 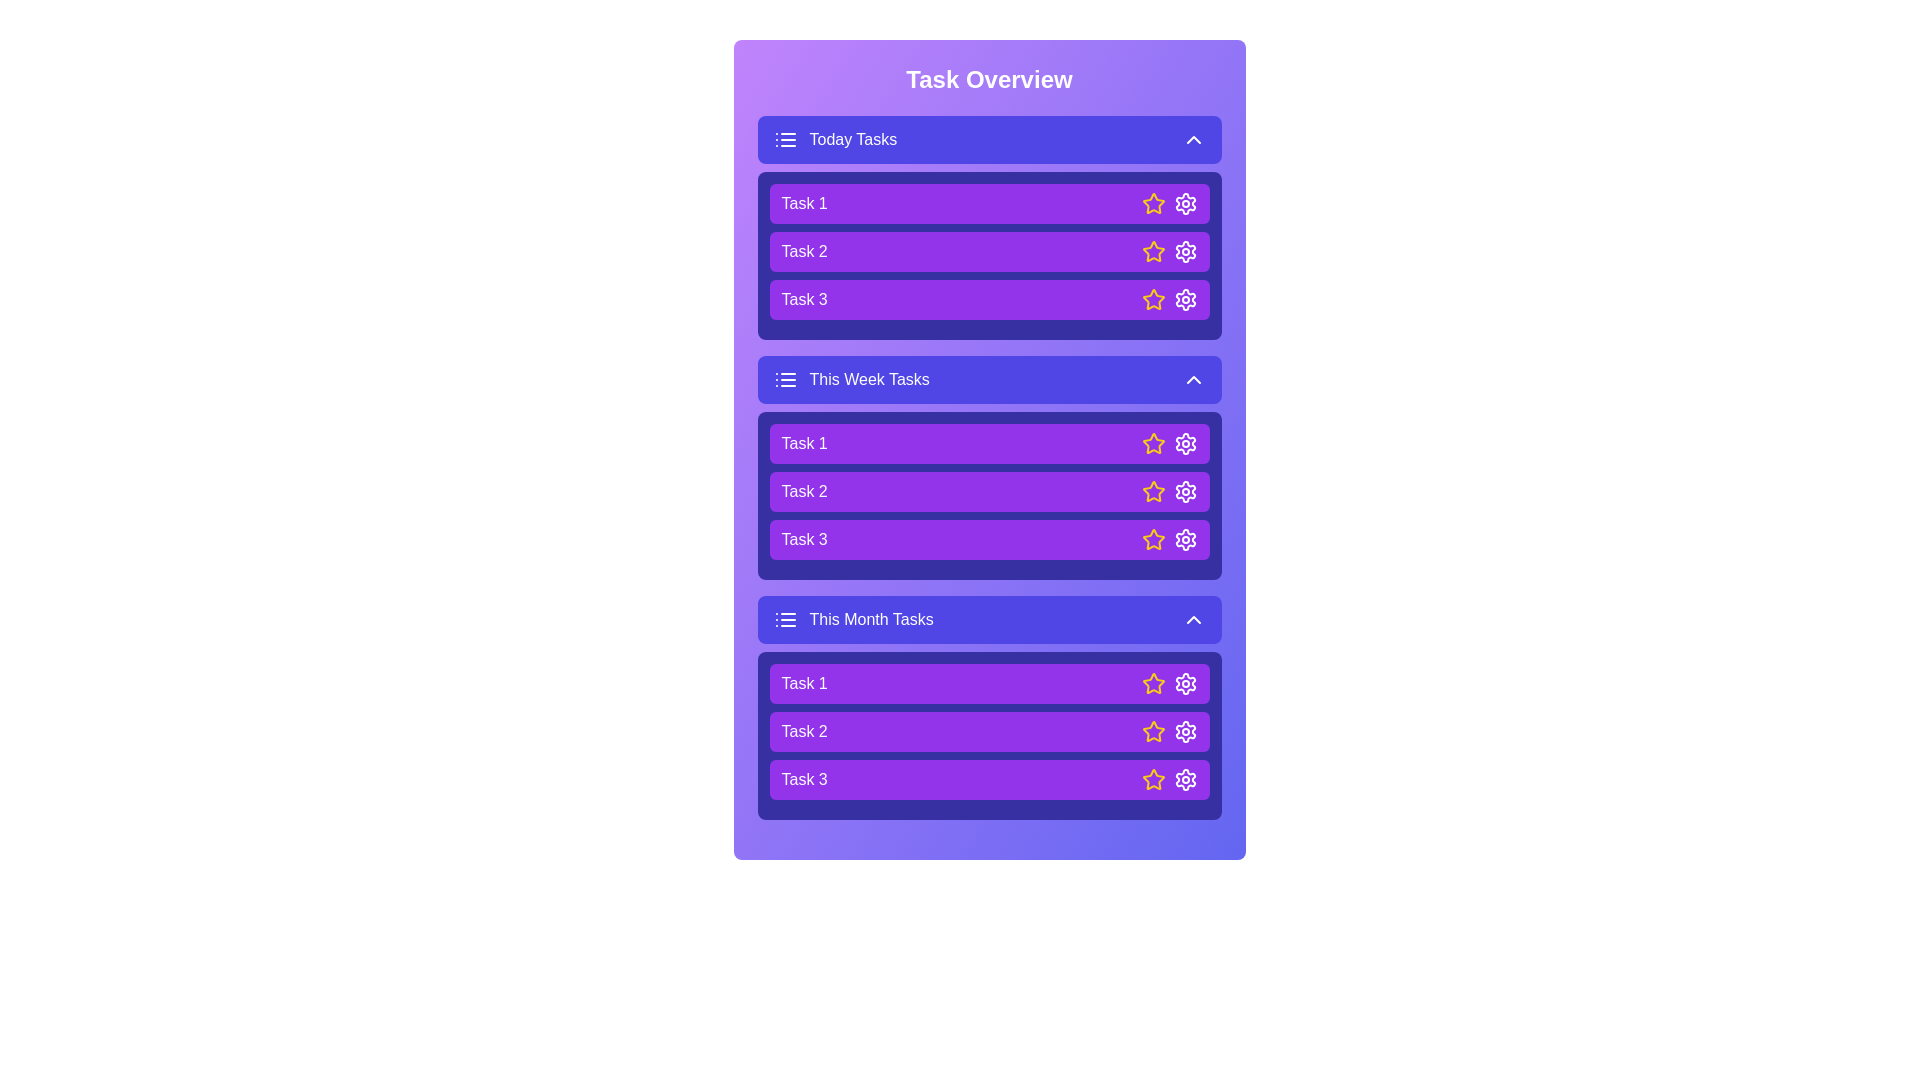 What do you see at coordinates (1185, 204) in the screenshot?
I see `the settings icon of a task to configure it. Specify the task using the parameter Task 1` at bounding box center [1185, 204].